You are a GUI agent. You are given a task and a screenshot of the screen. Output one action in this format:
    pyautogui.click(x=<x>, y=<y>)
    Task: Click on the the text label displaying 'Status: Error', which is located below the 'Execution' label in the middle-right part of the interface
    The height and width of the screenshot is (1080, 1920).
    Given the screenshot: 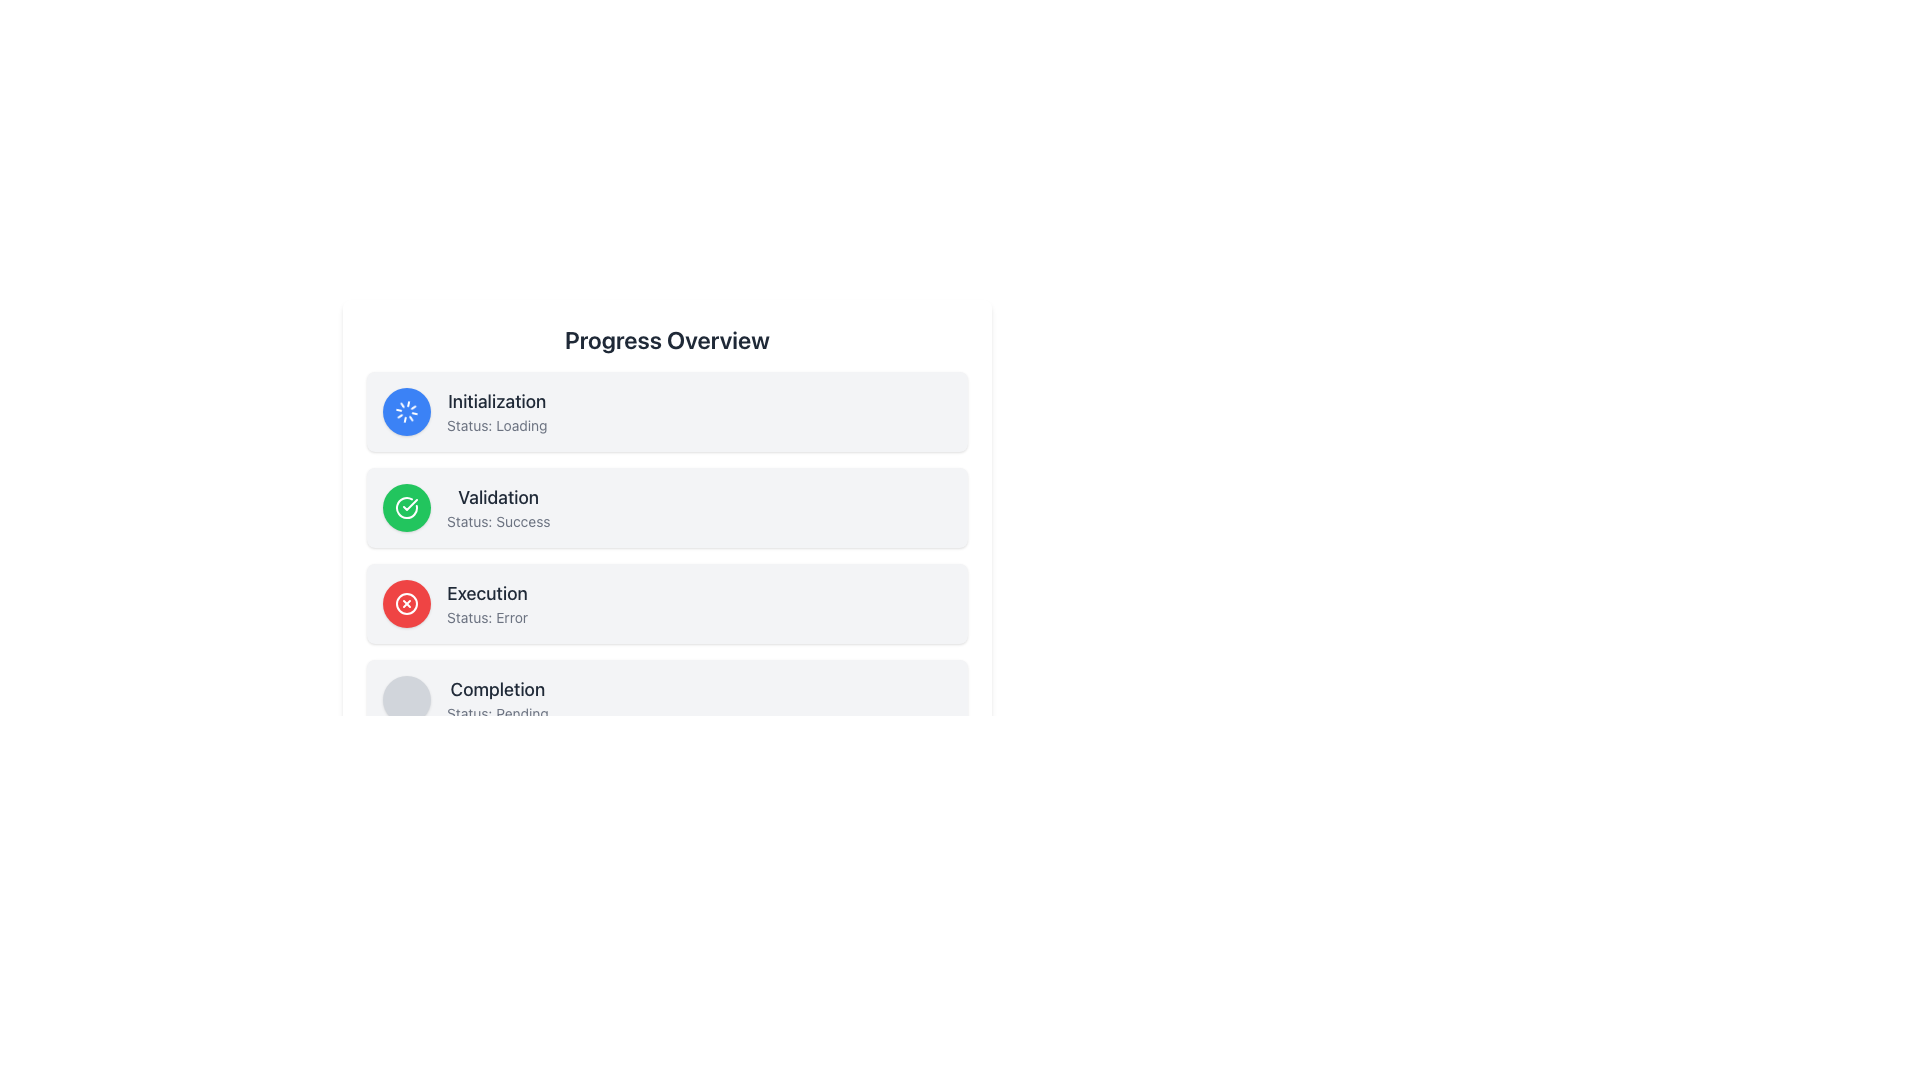 What is the action you would take?
    pyautogui.click(x=487, y=616)
    